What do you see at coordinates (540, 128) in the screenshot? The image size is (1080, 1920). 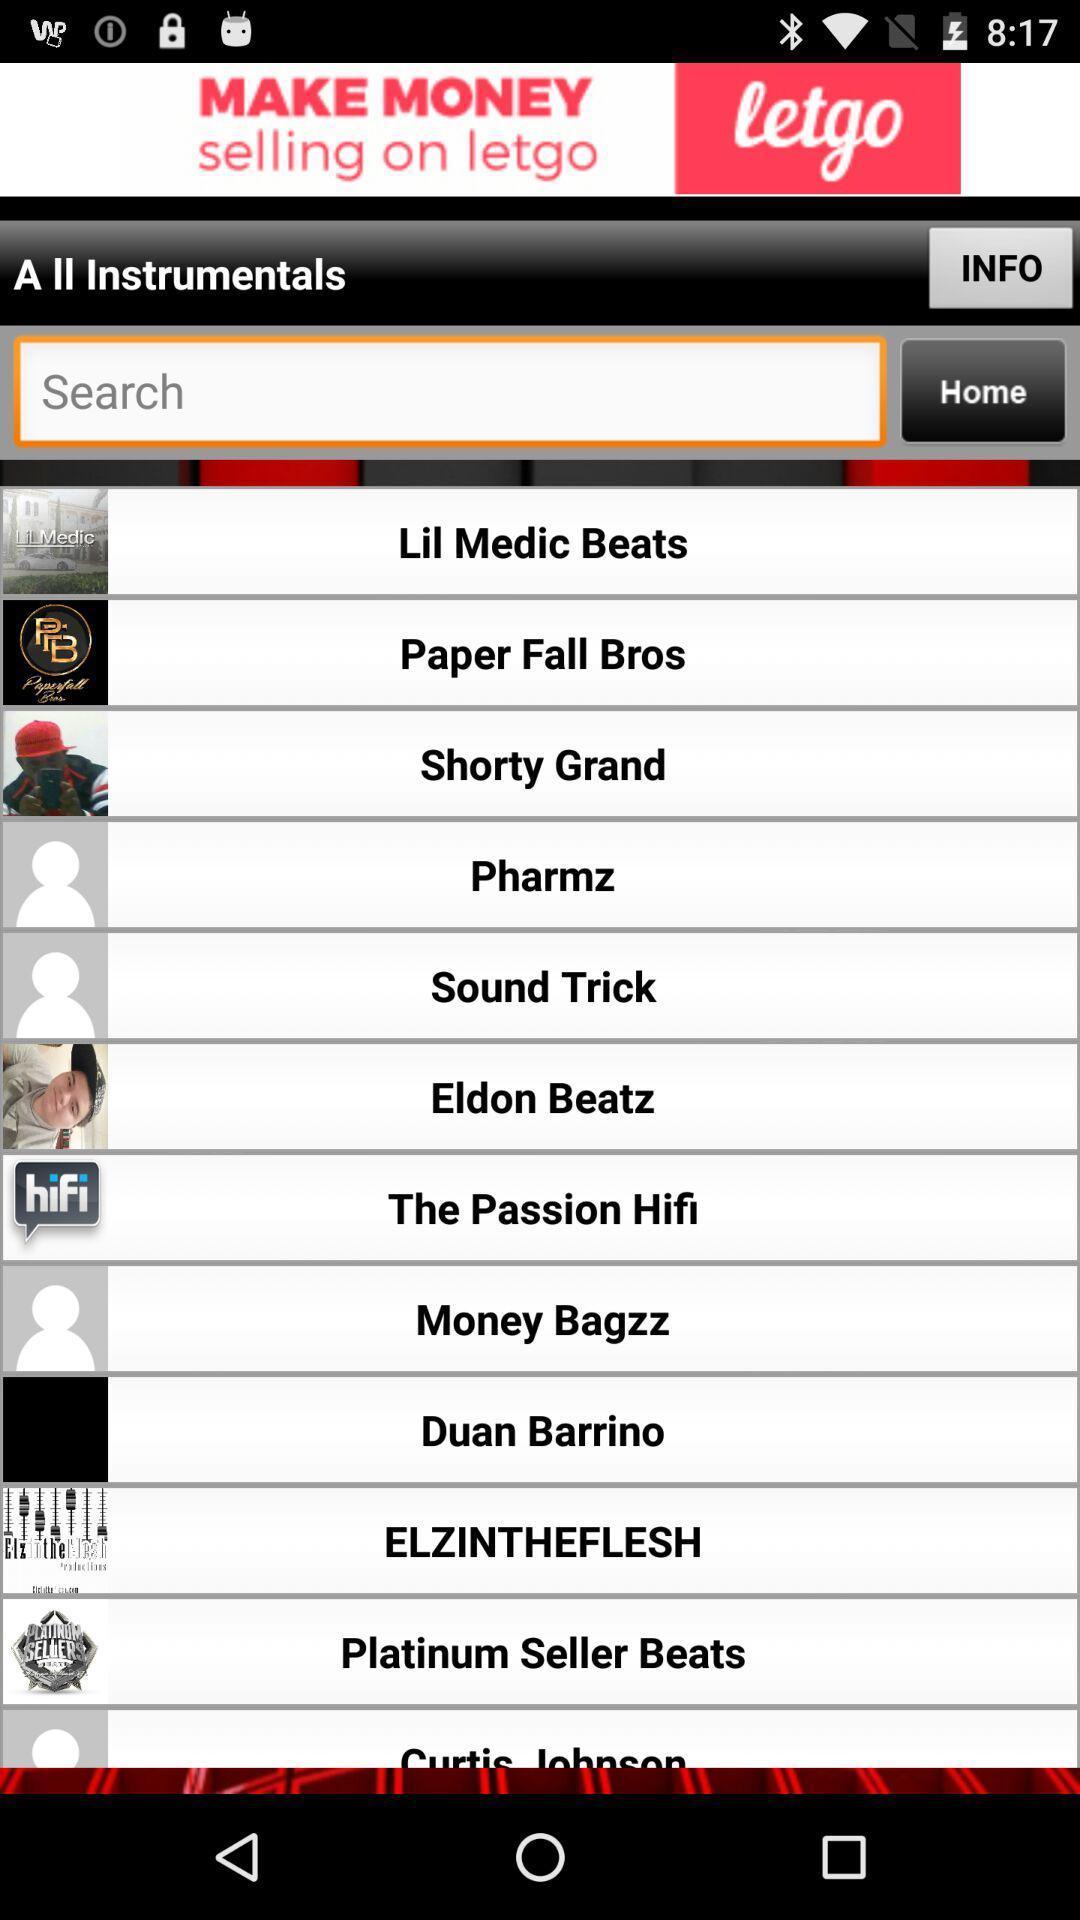 I see `advertisement` at bounding box center [540, 128].